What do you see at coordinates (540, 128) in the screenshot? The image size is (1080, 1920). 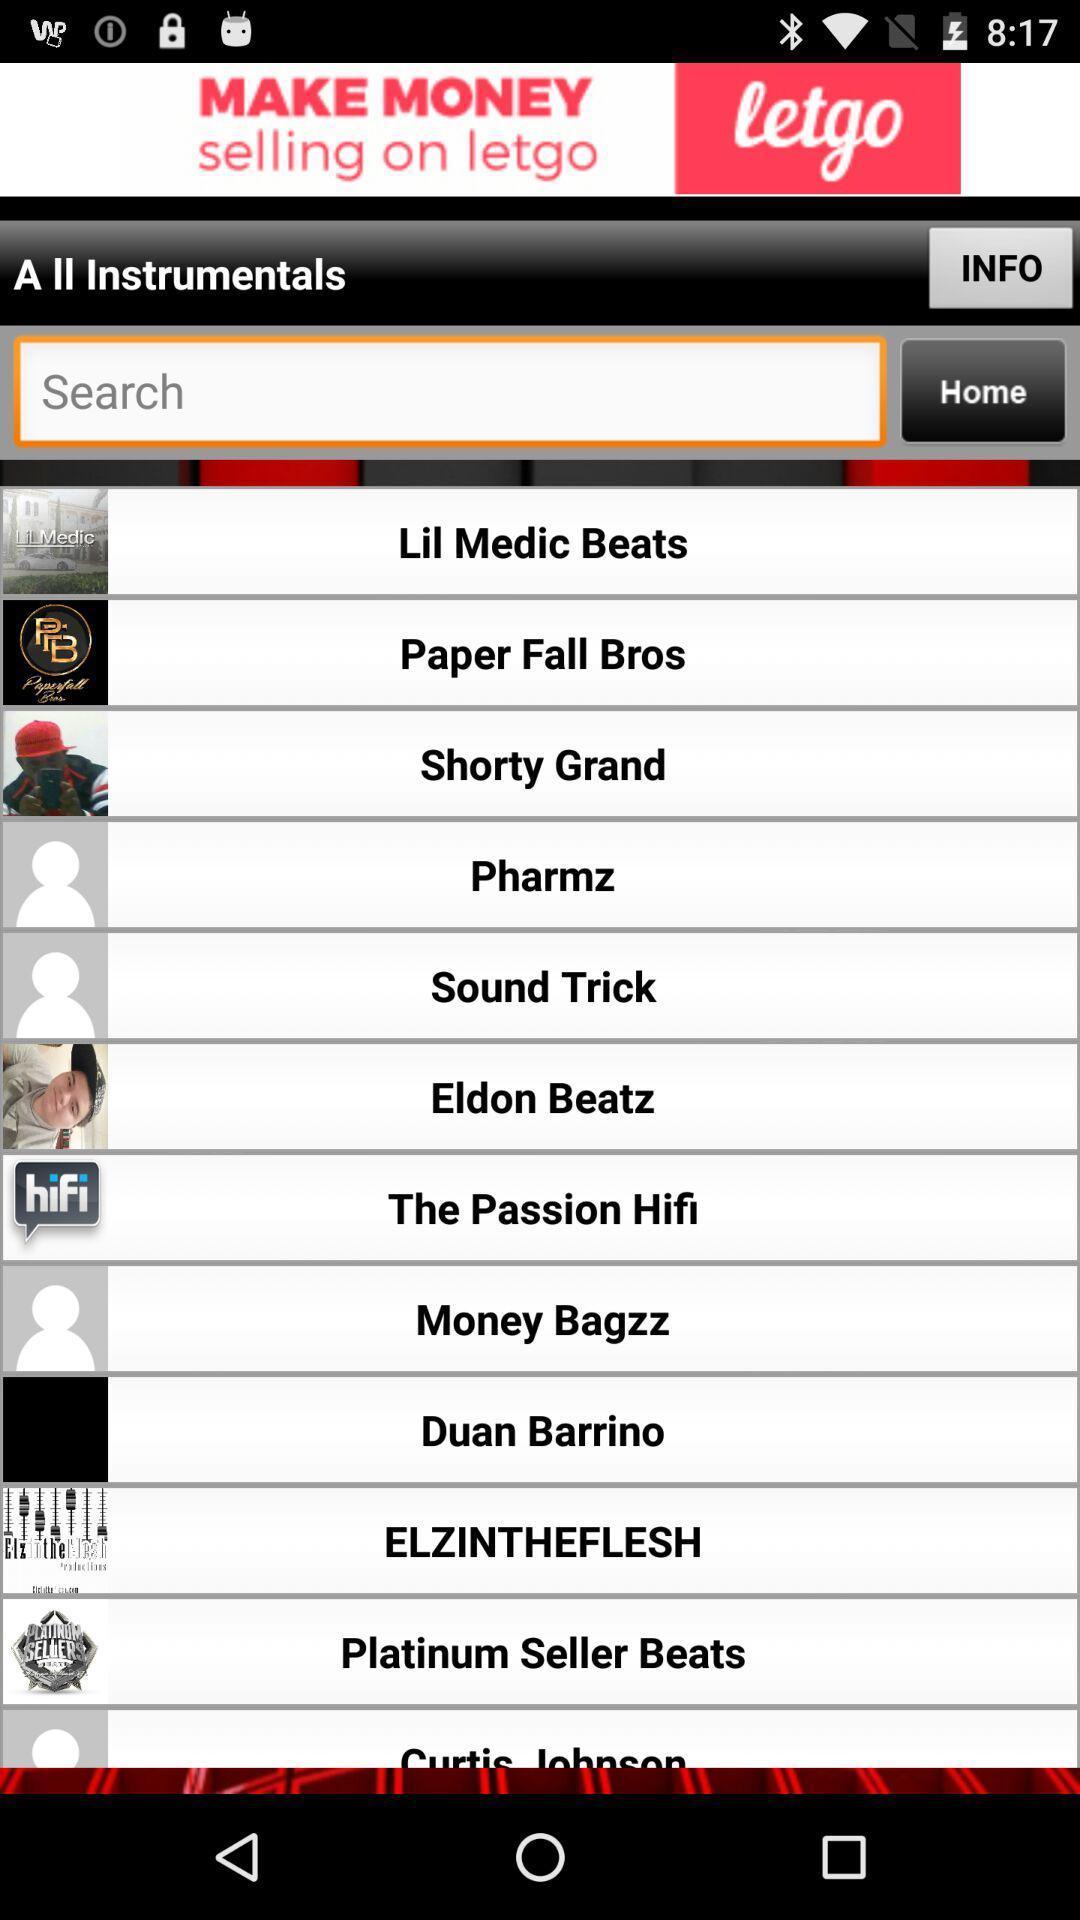 I see `advertisement` at bounding box center [540, 128].